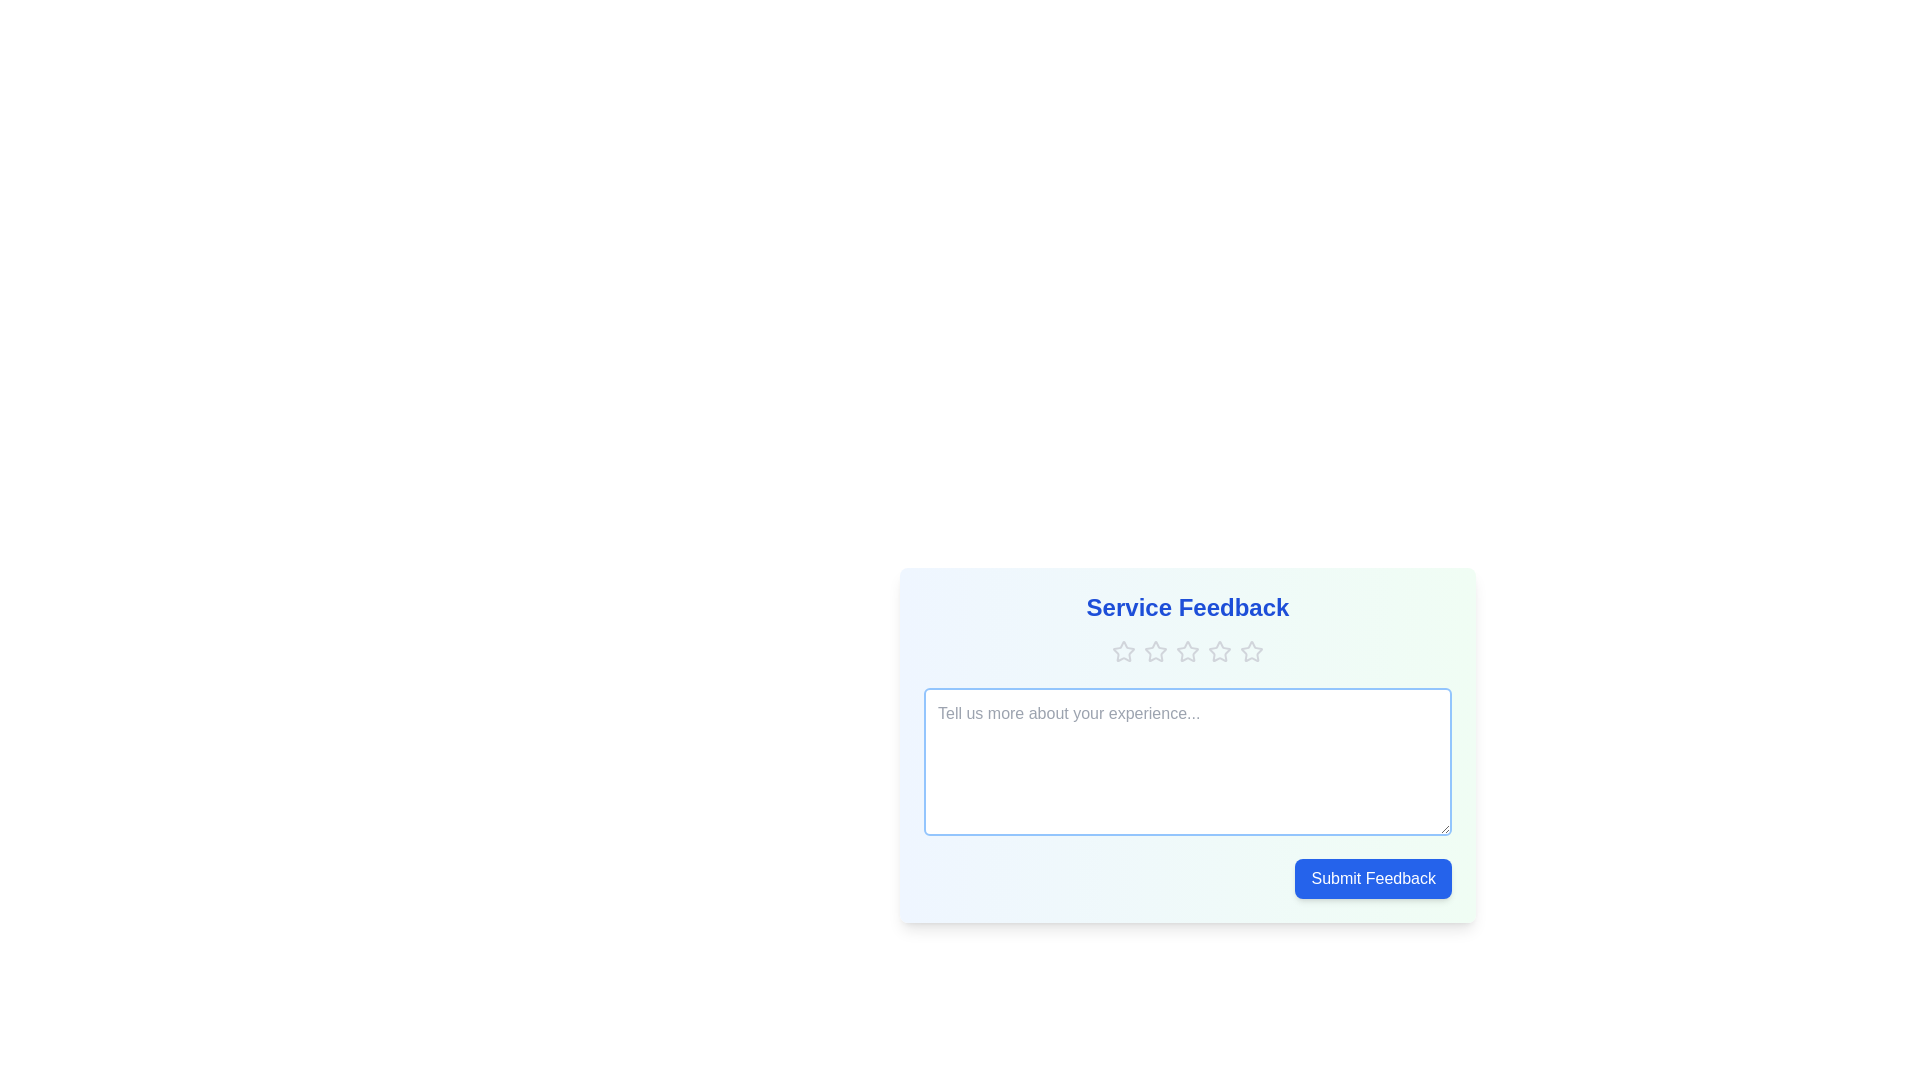 This screenshot has width=1920, height=1080. I want to click on the feedback text area to focus on it, so click(1188, 762).